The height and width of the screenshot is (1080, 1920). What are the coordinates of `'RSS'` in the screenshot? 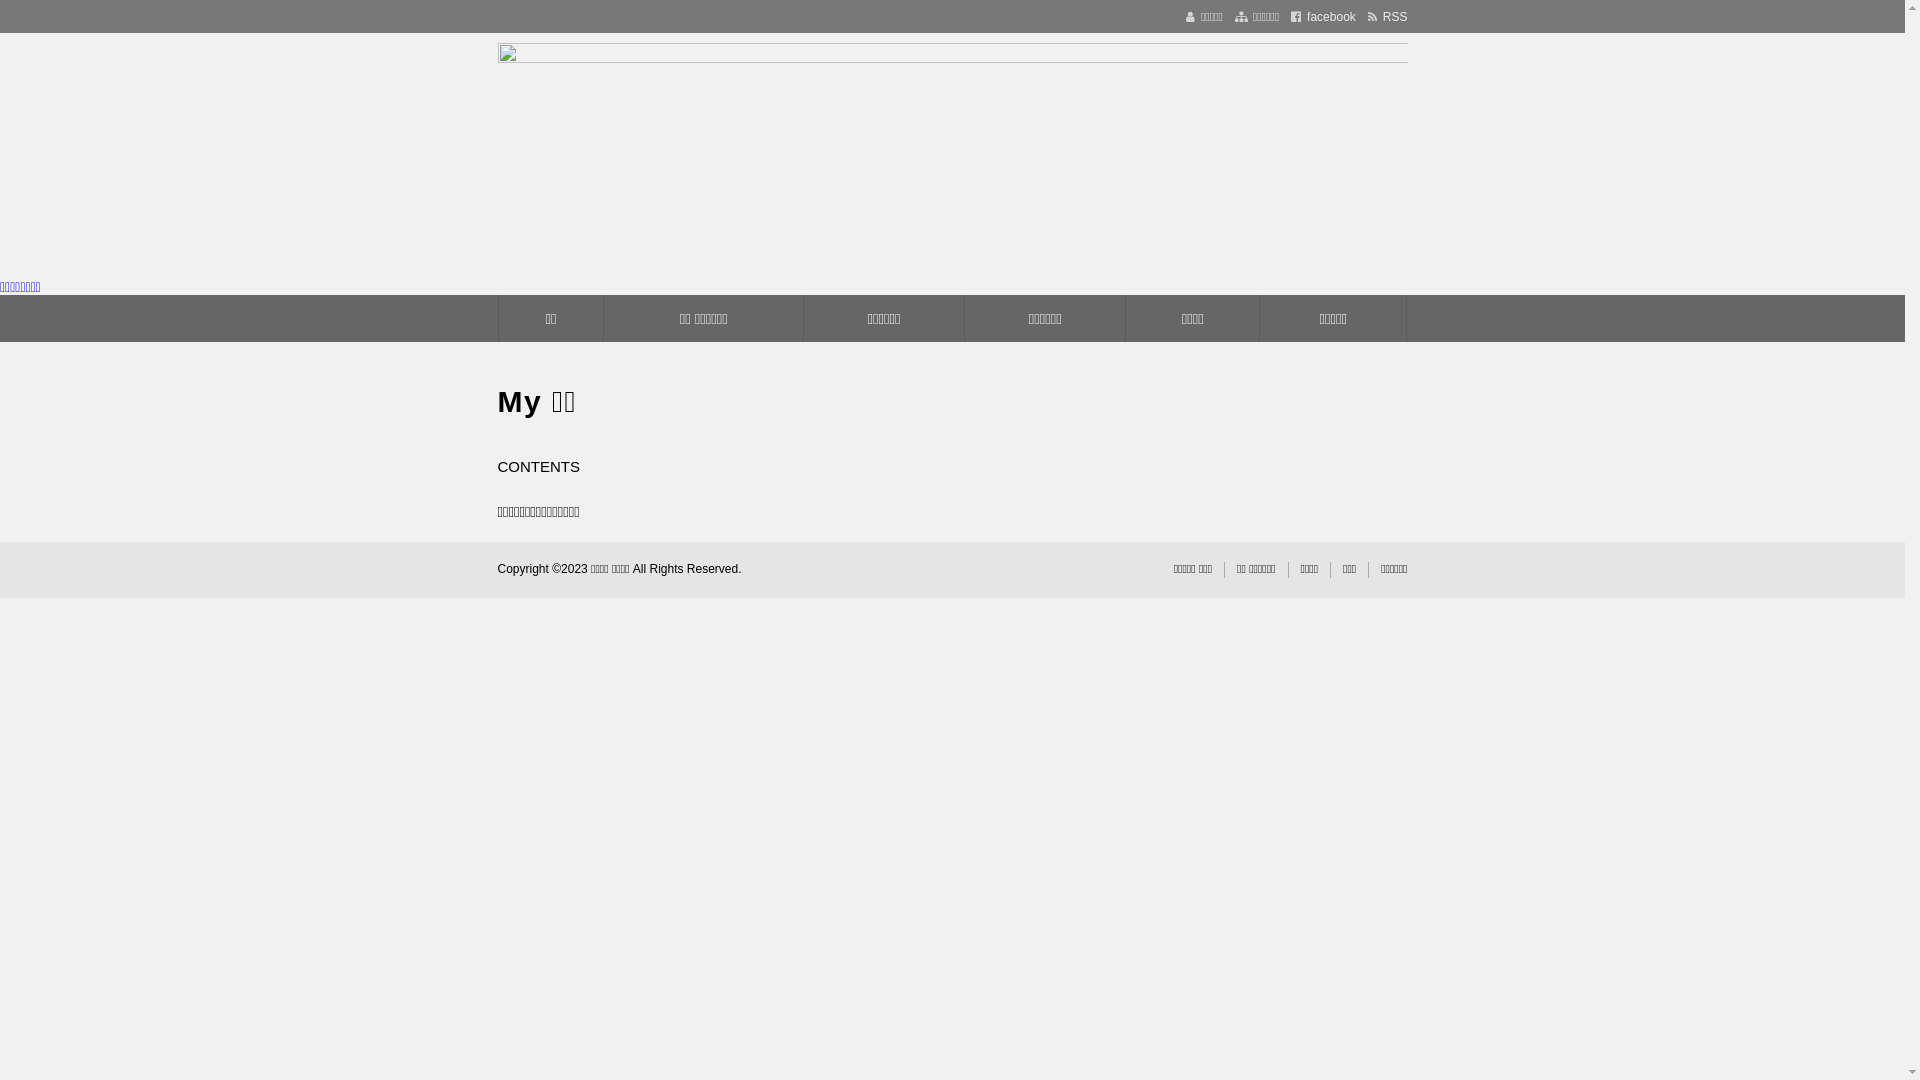 It's located at (1386, 16).